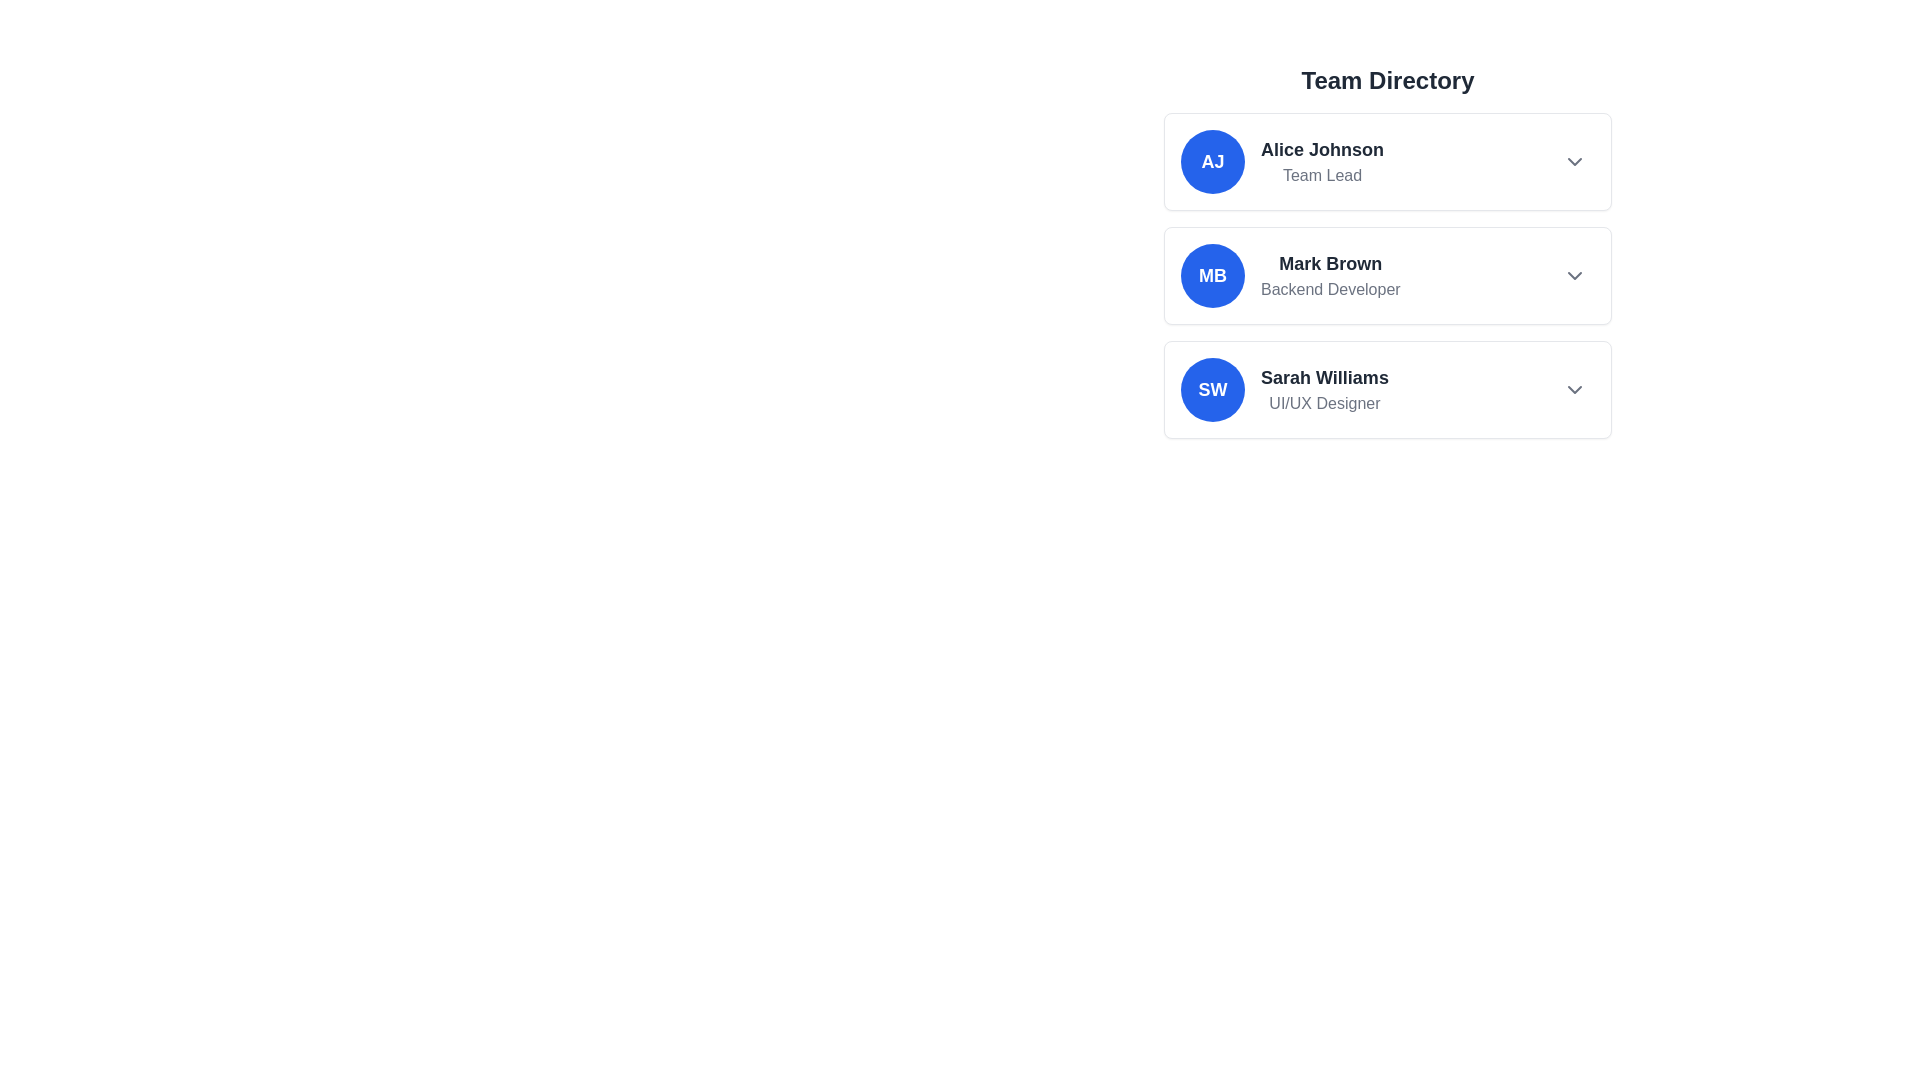 This screenshot has height=1080, width=1920. I want to click on on the text label indicating the name of the individual in the 'UI/UX Designer' entry in the 'Team Directory' list, so click(1324, 378).